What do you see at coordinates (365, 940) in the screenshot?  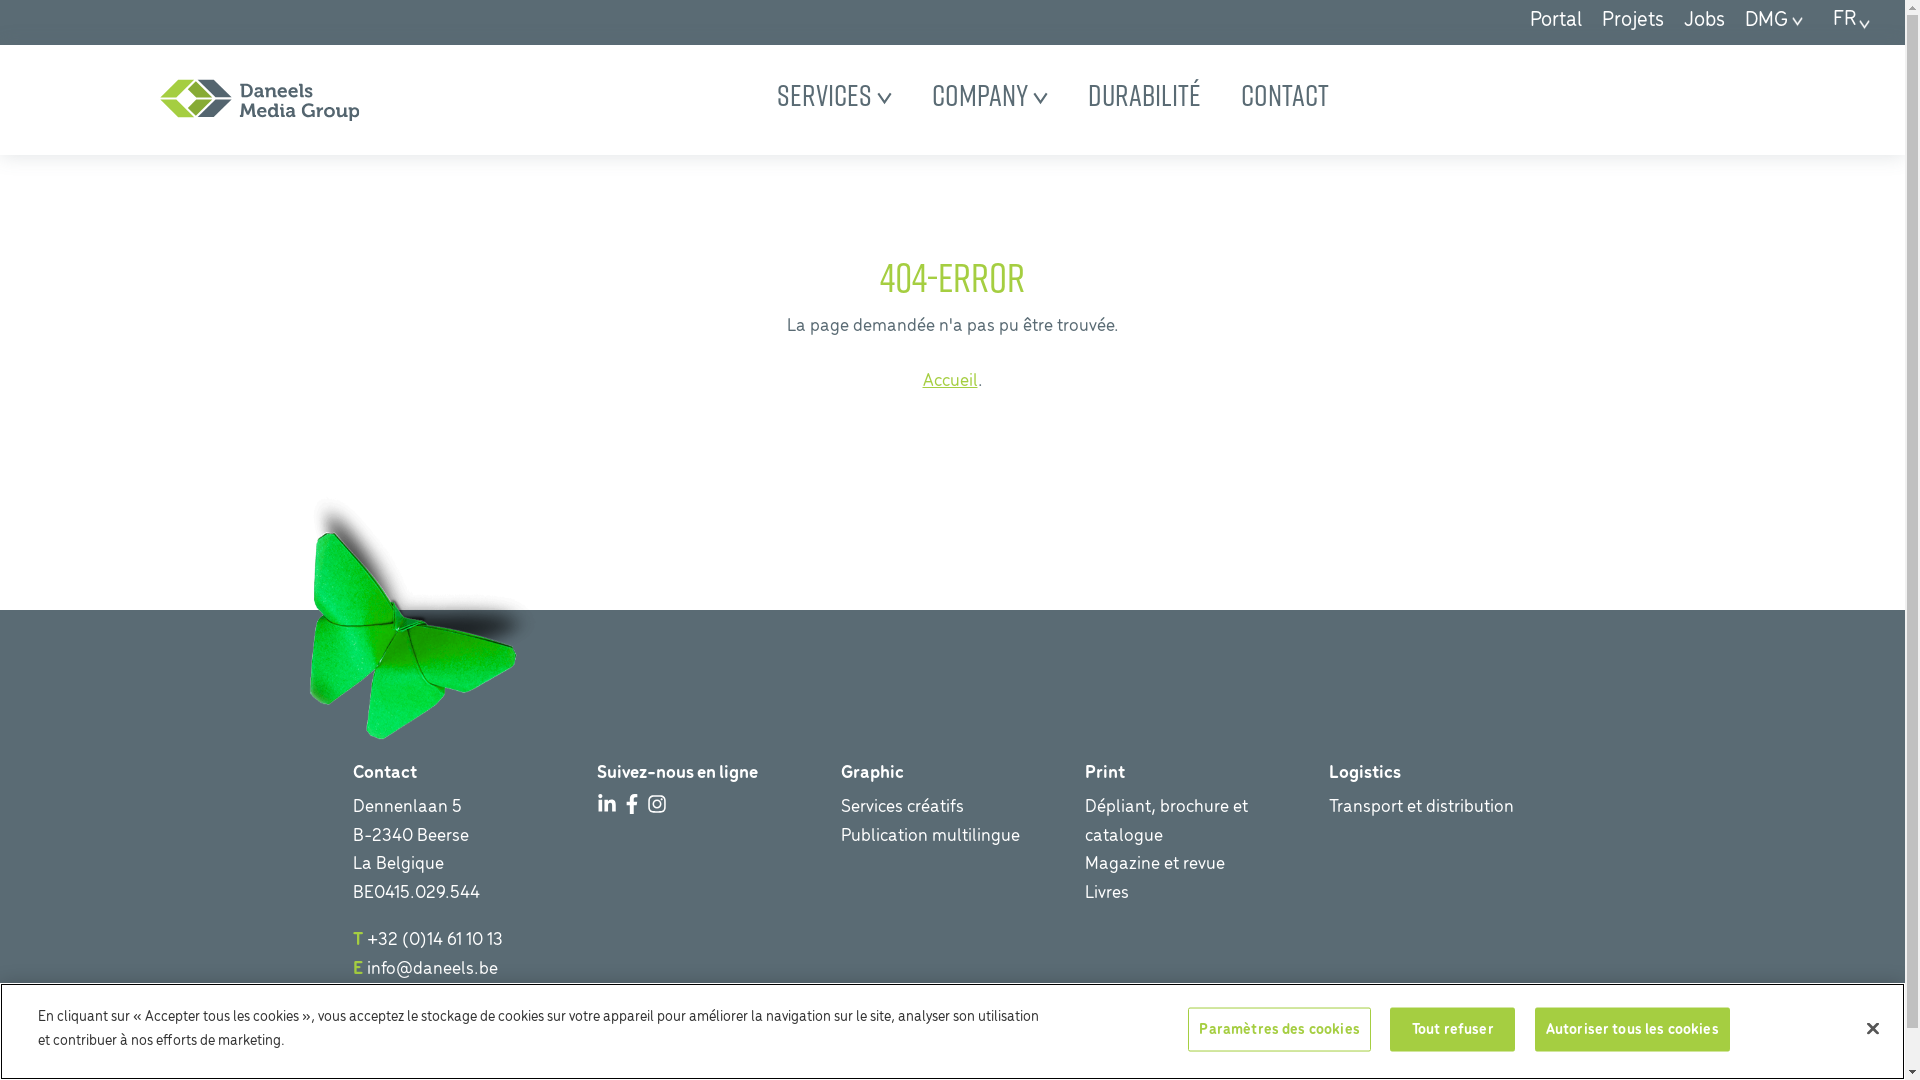 I see `'+32 (0)14 61 10 13'` at bounding box center [365, 940].